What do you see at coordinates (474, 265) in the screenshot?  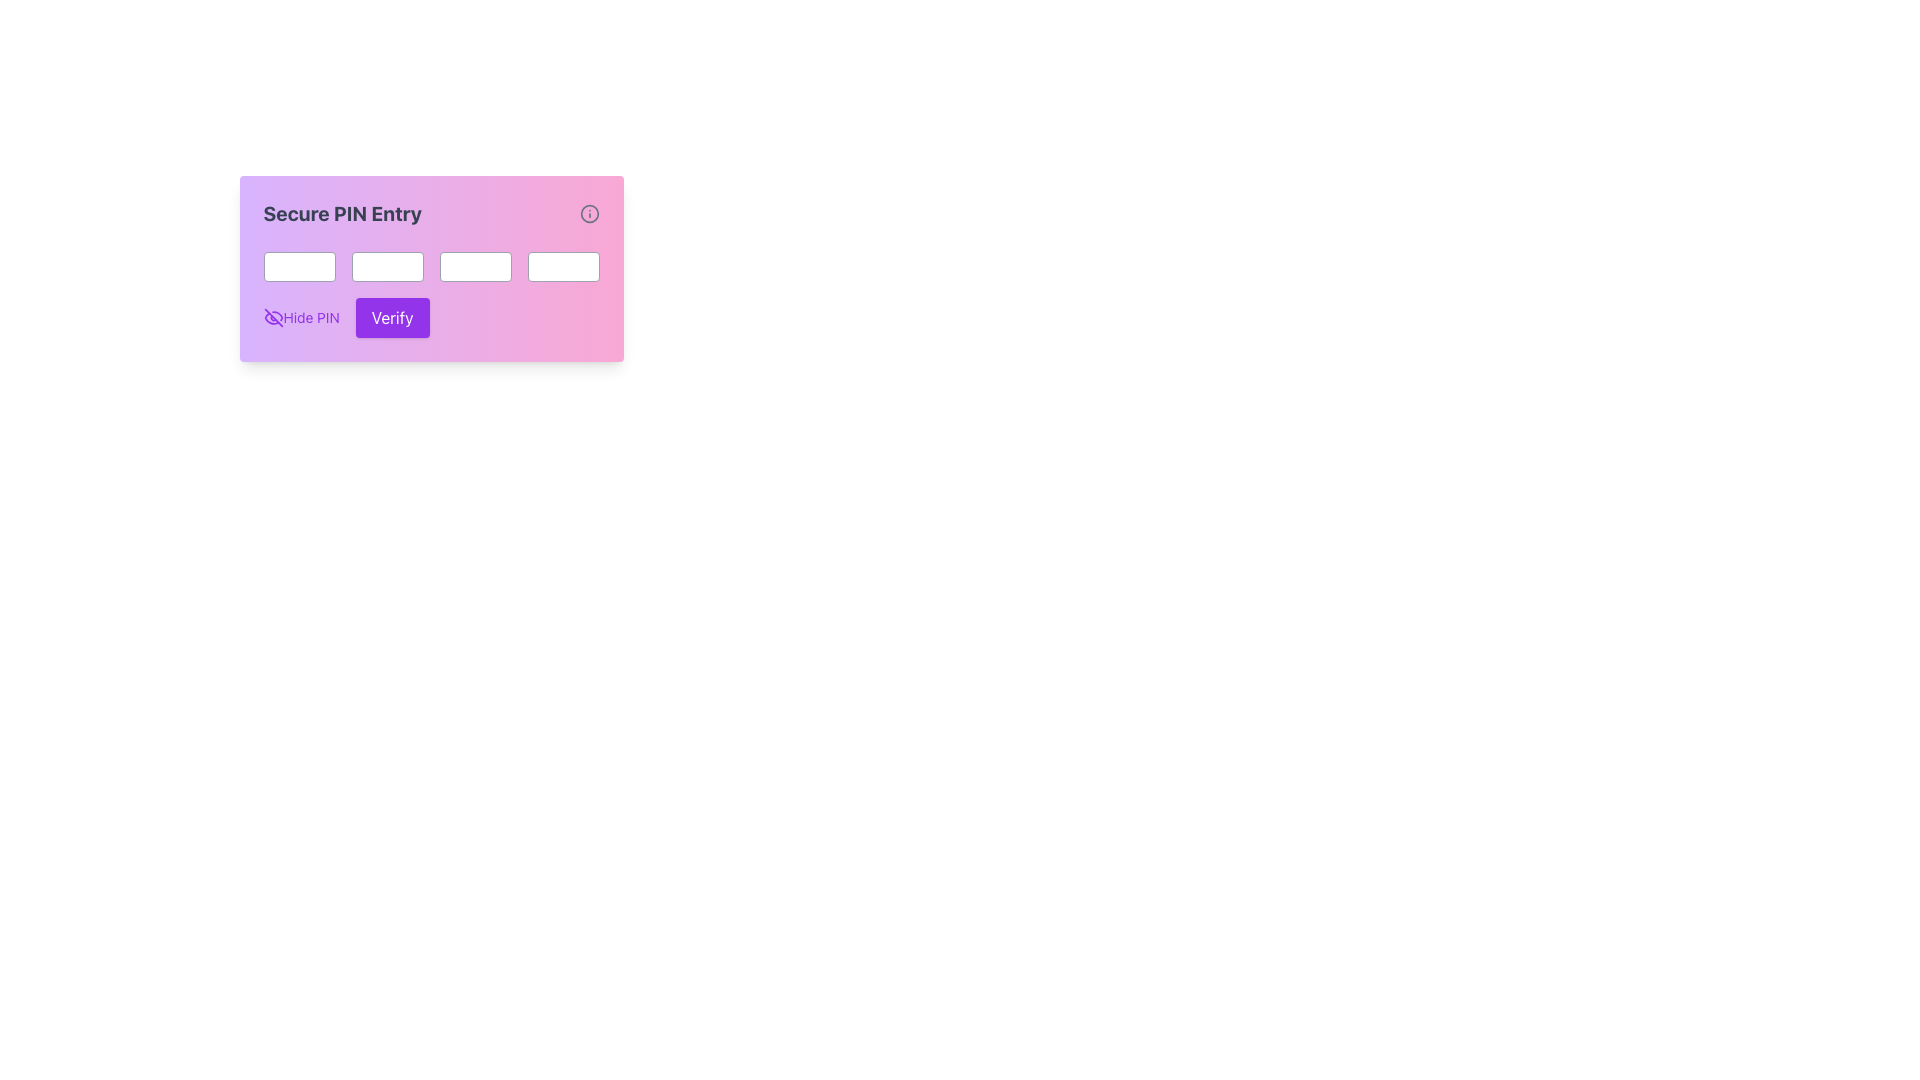 I see `the single-character input box with a white background and light gray border to focus on it` at bounding box center [474, 265].